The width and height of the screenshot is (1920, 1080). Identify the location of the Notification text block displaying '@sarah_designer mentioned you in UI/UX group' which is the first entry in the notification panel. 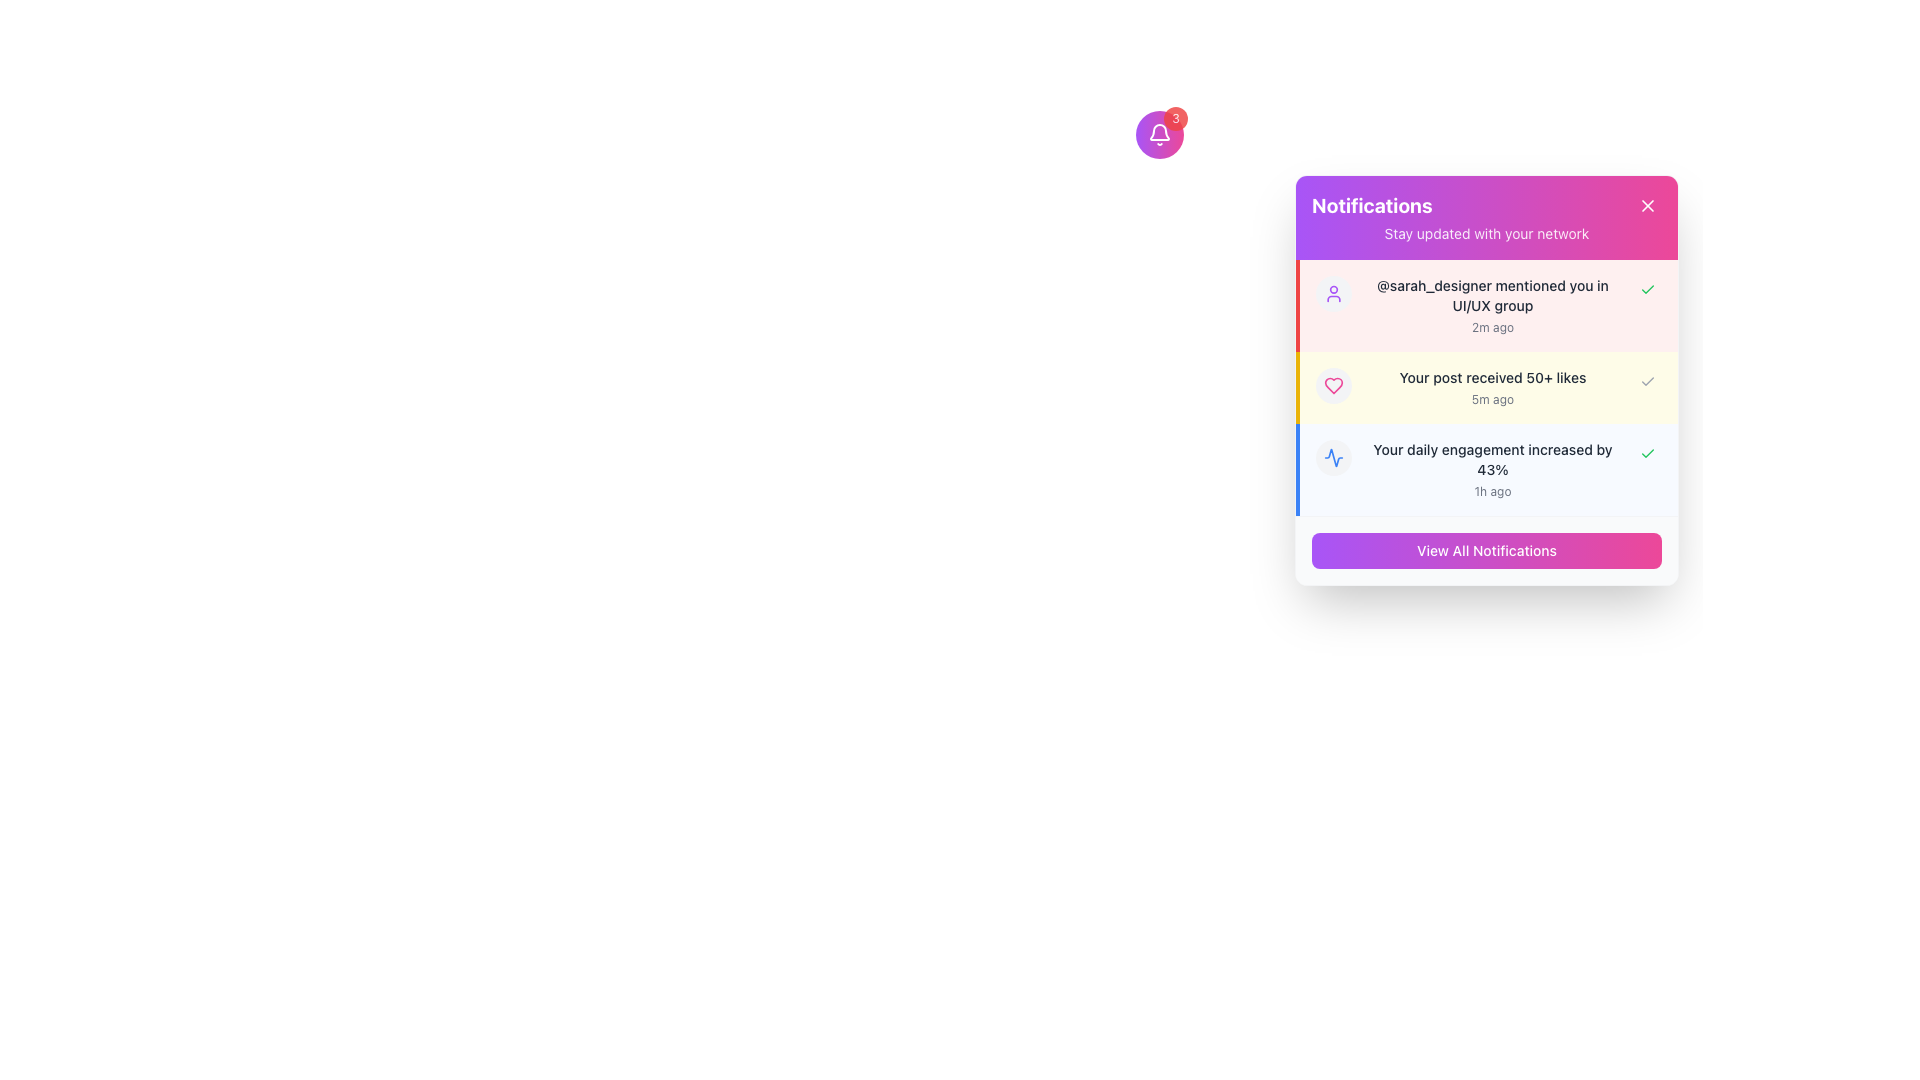
(1492, 305).